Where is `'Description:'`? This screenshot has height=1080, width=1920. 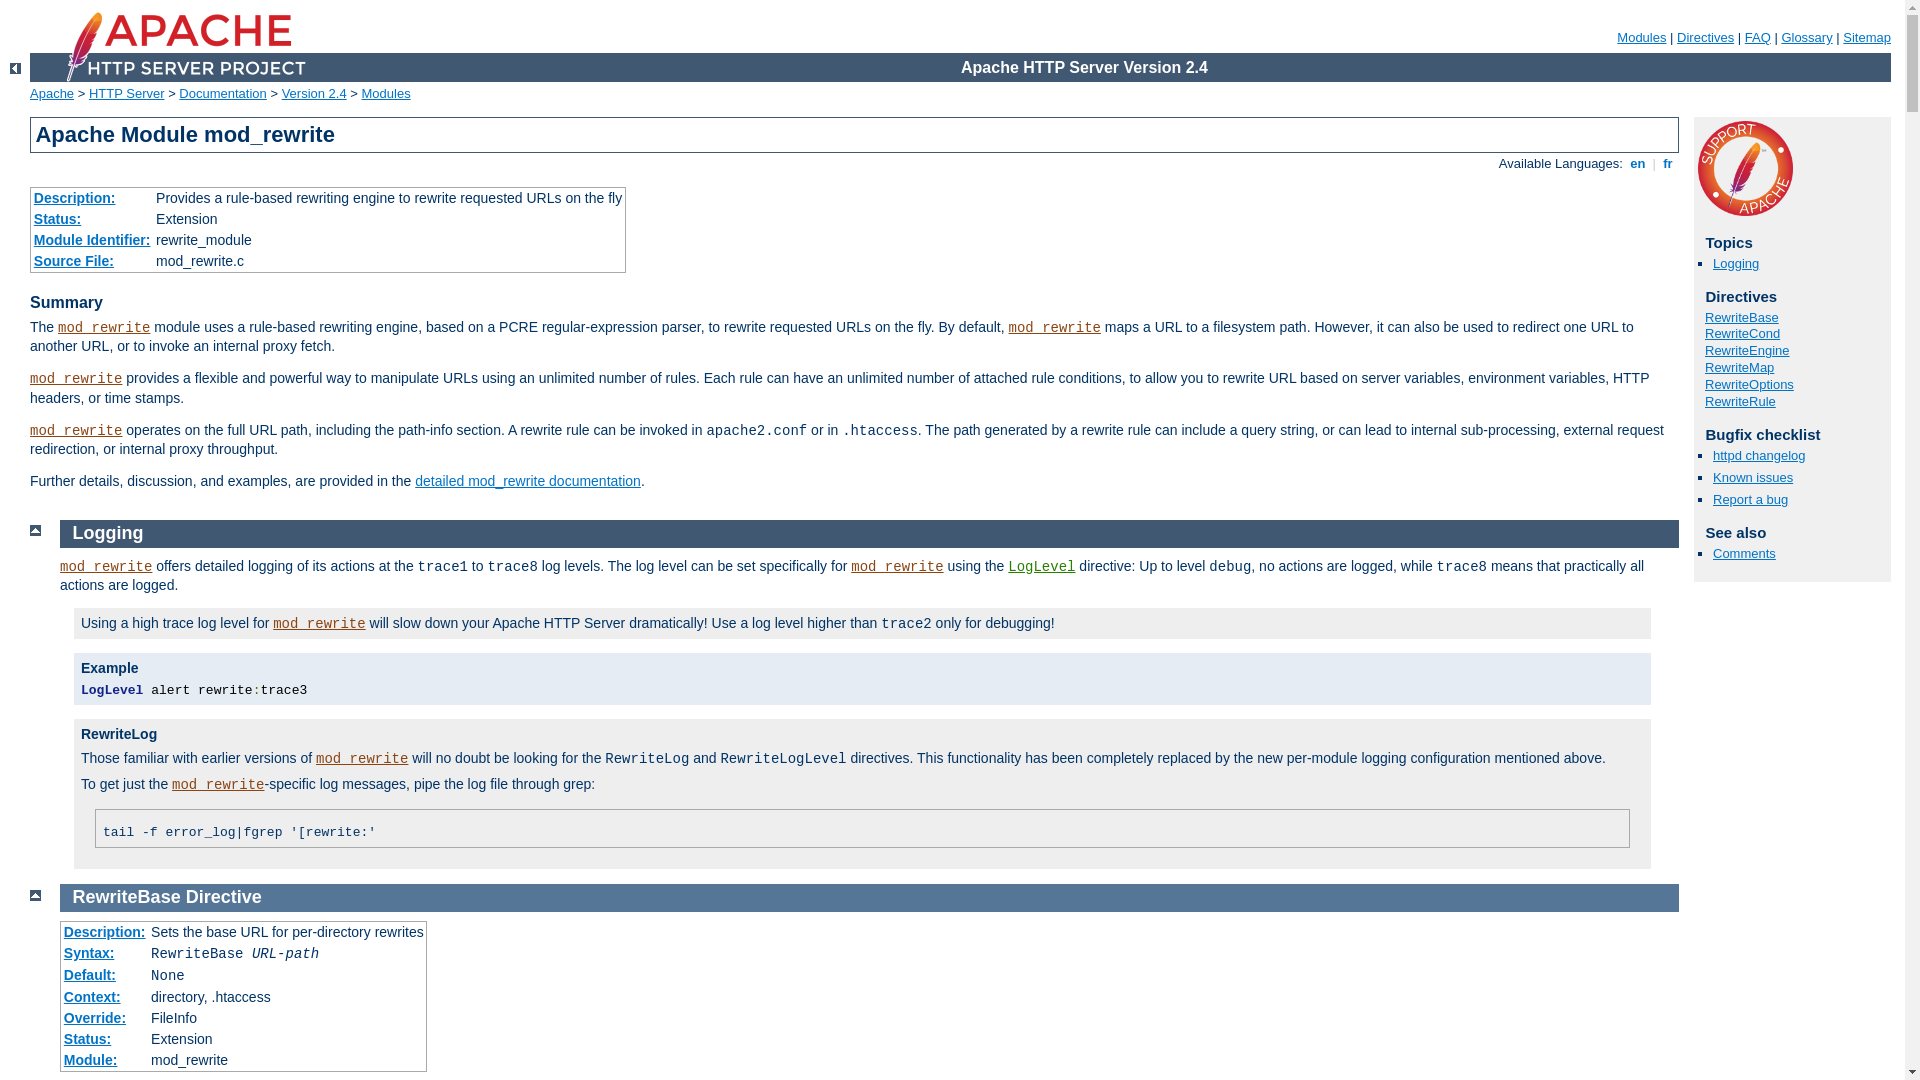
'Description:' is located at coordinates (104, 932).